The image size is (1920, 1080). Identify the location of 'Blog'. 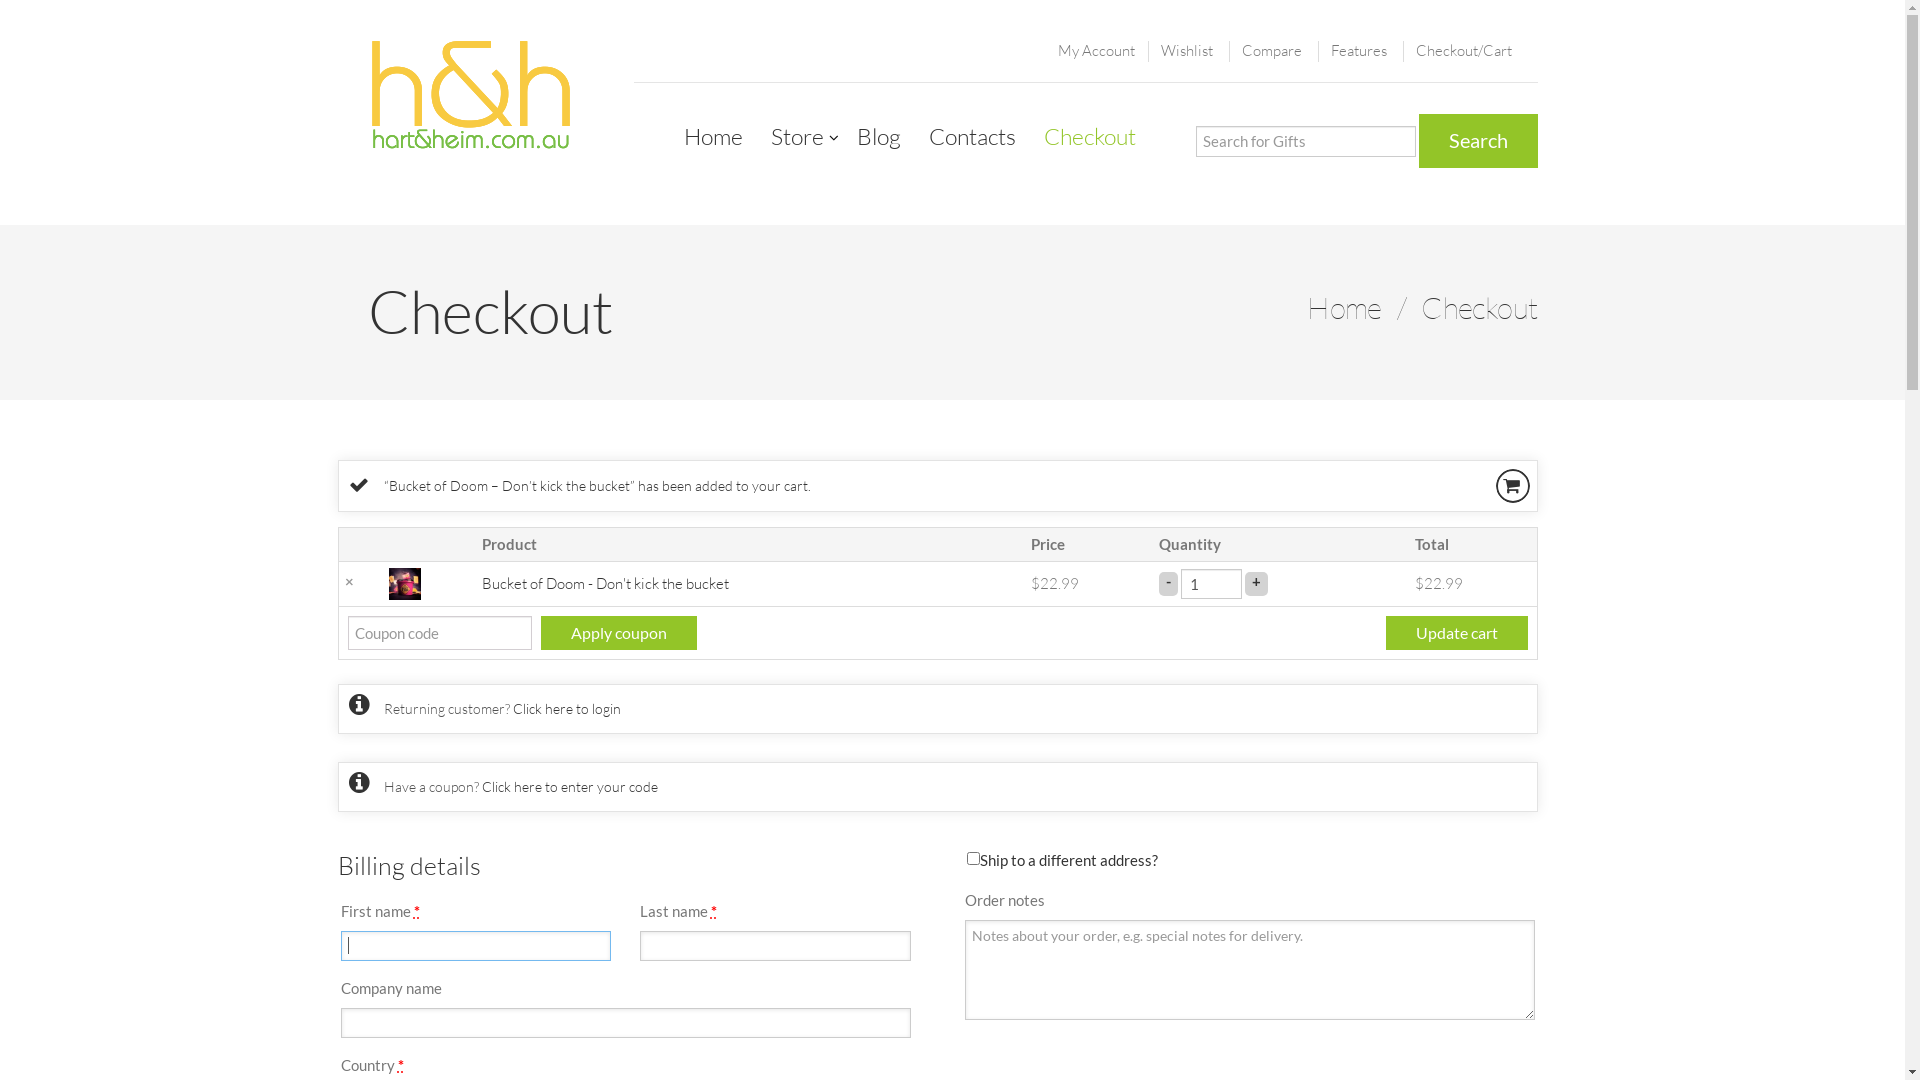
(878, 135).